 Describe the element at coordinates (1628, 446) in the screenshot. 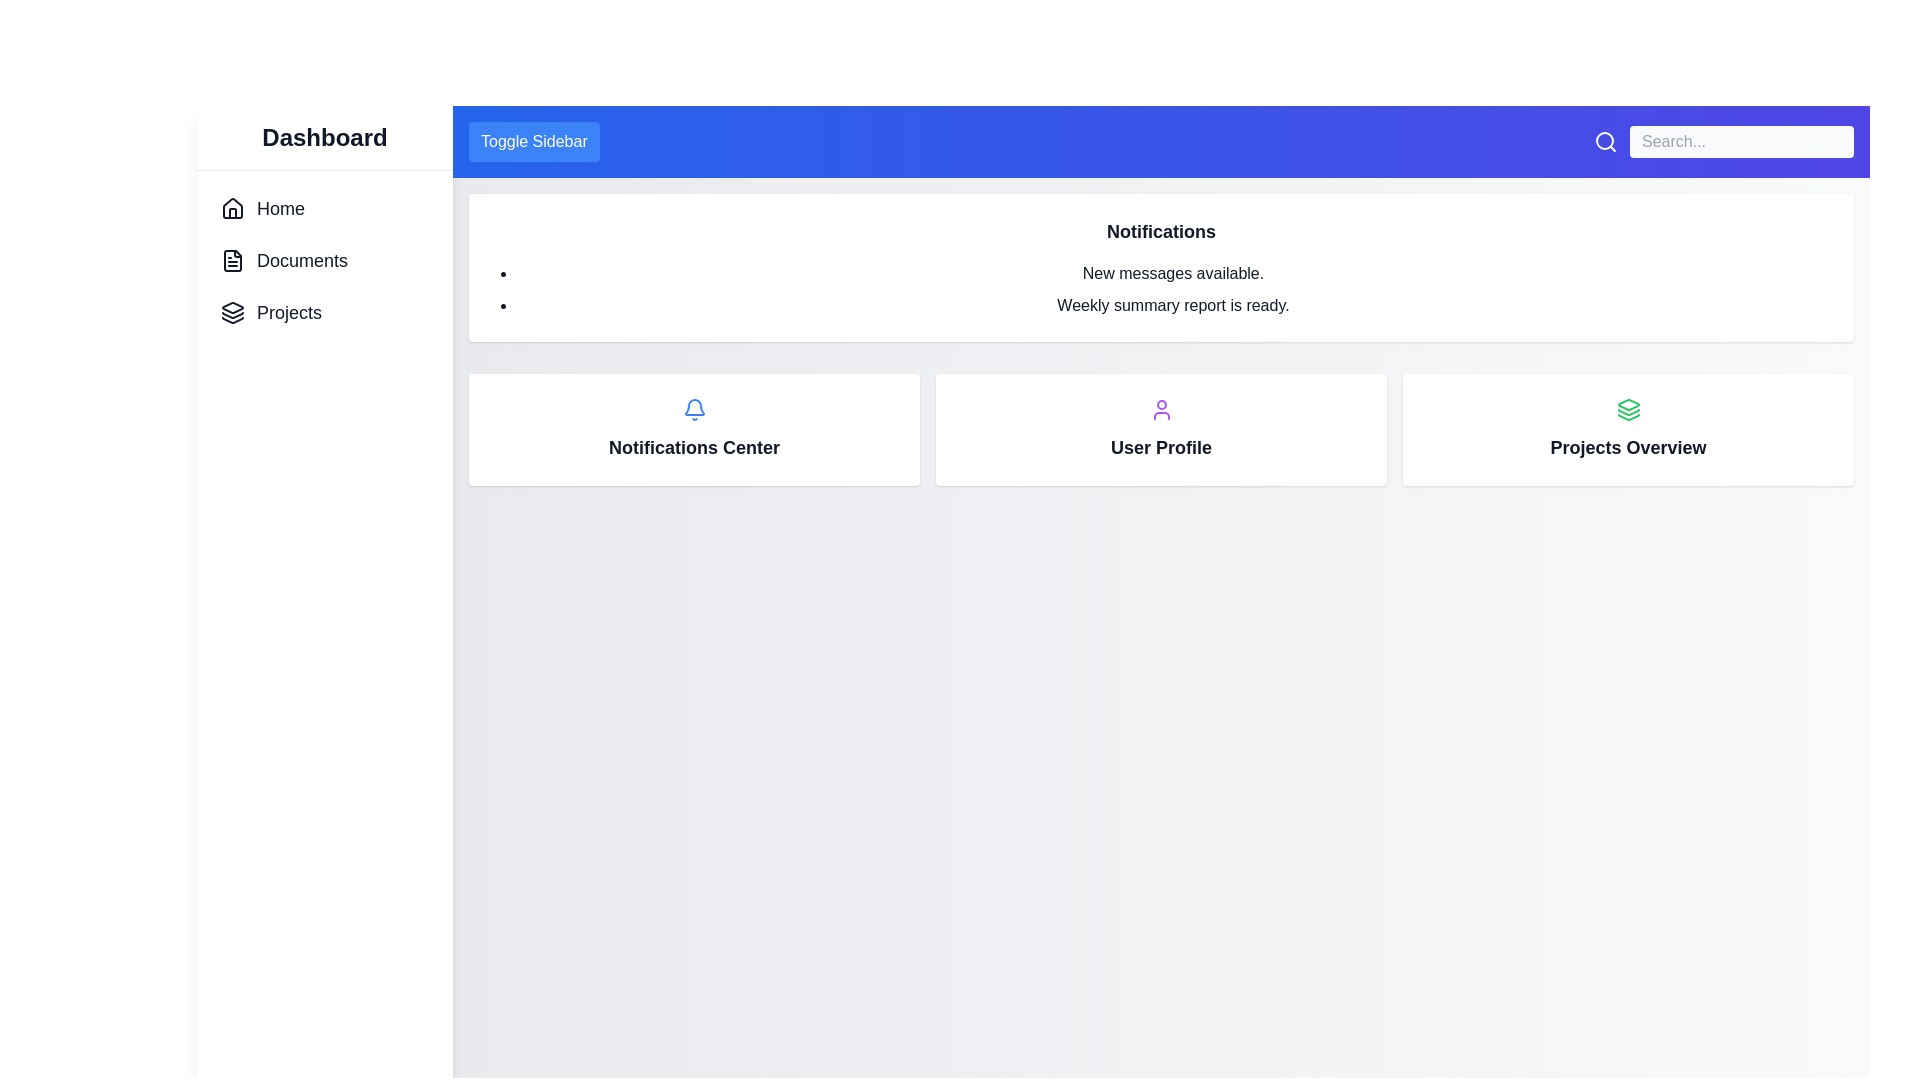

I see `the static text label that identifies the 'Projects Overview' section, located at the bottom center of the 'Projects Overview' card` at that location.